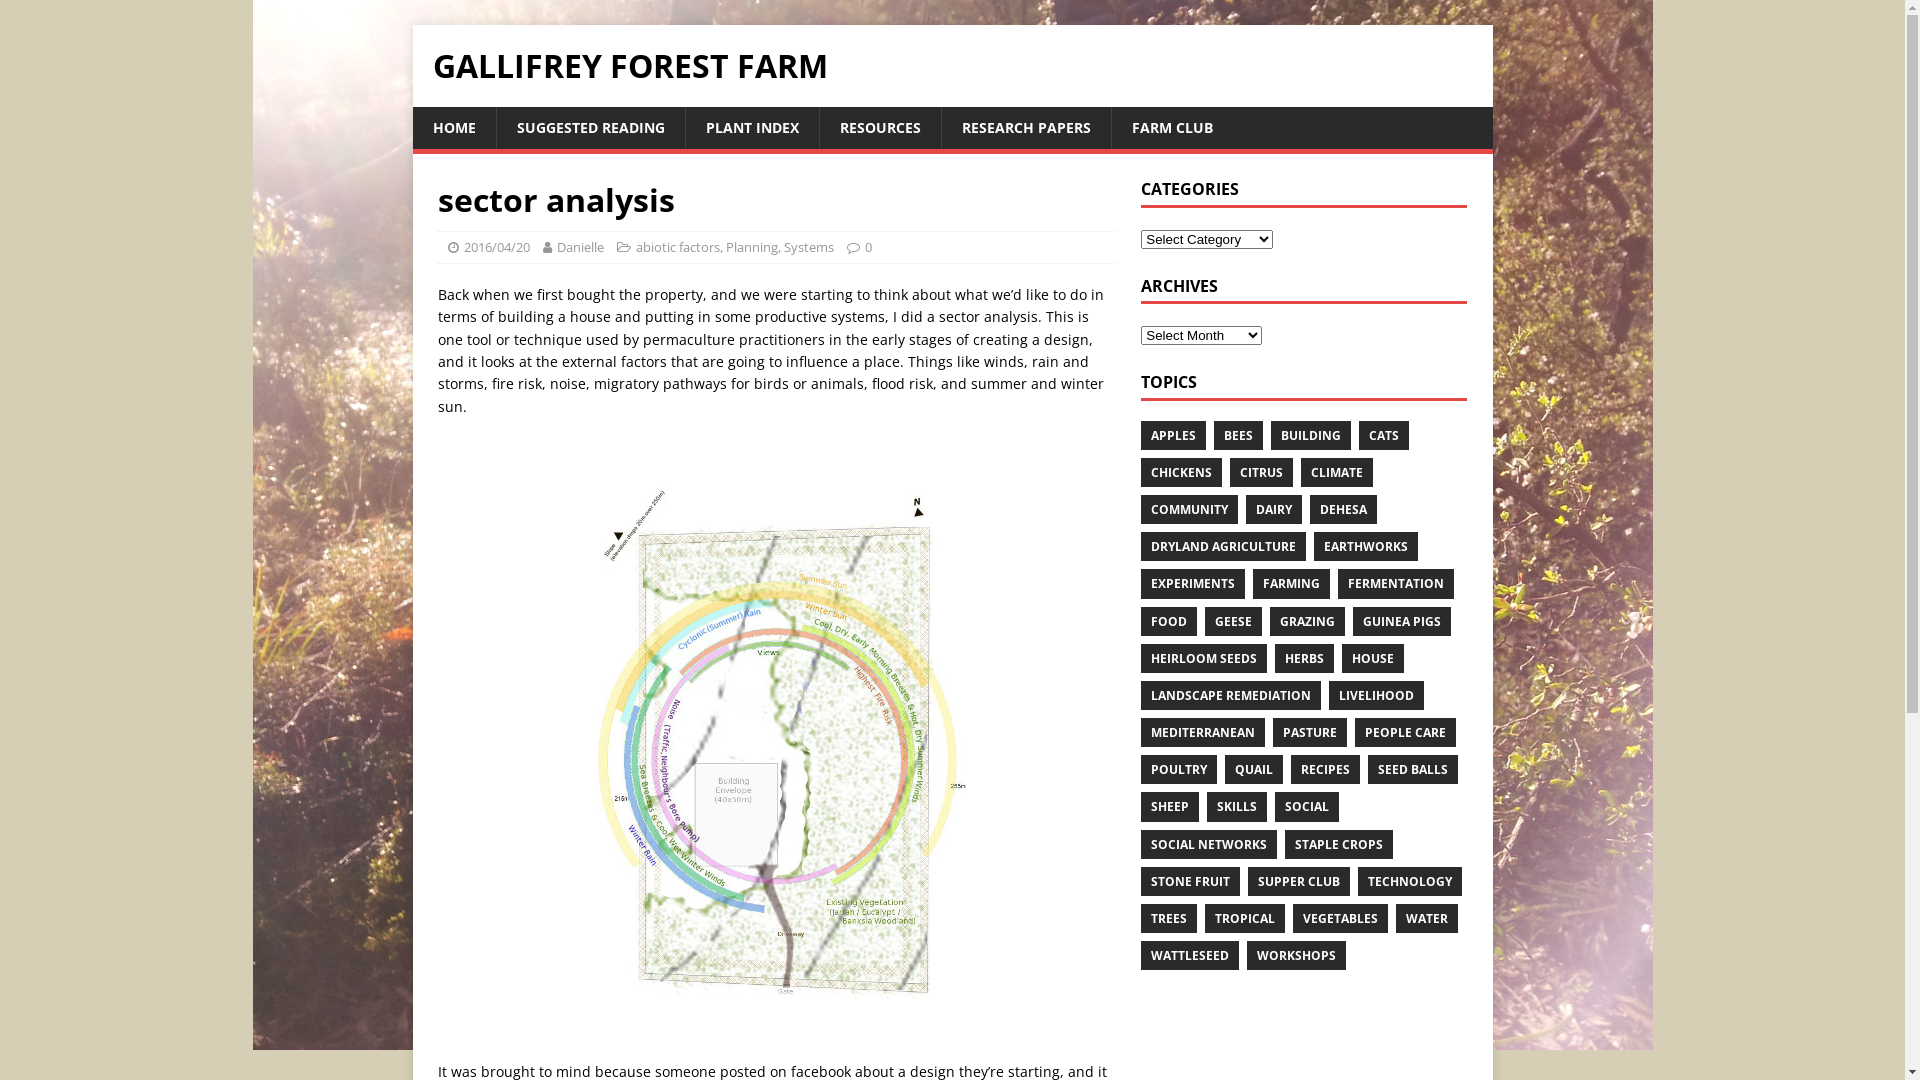 The image size is (1920, 1080). Describe the element at coordinates (1170, 805) in the screenshot. I see `'SHEEP'` at that location.